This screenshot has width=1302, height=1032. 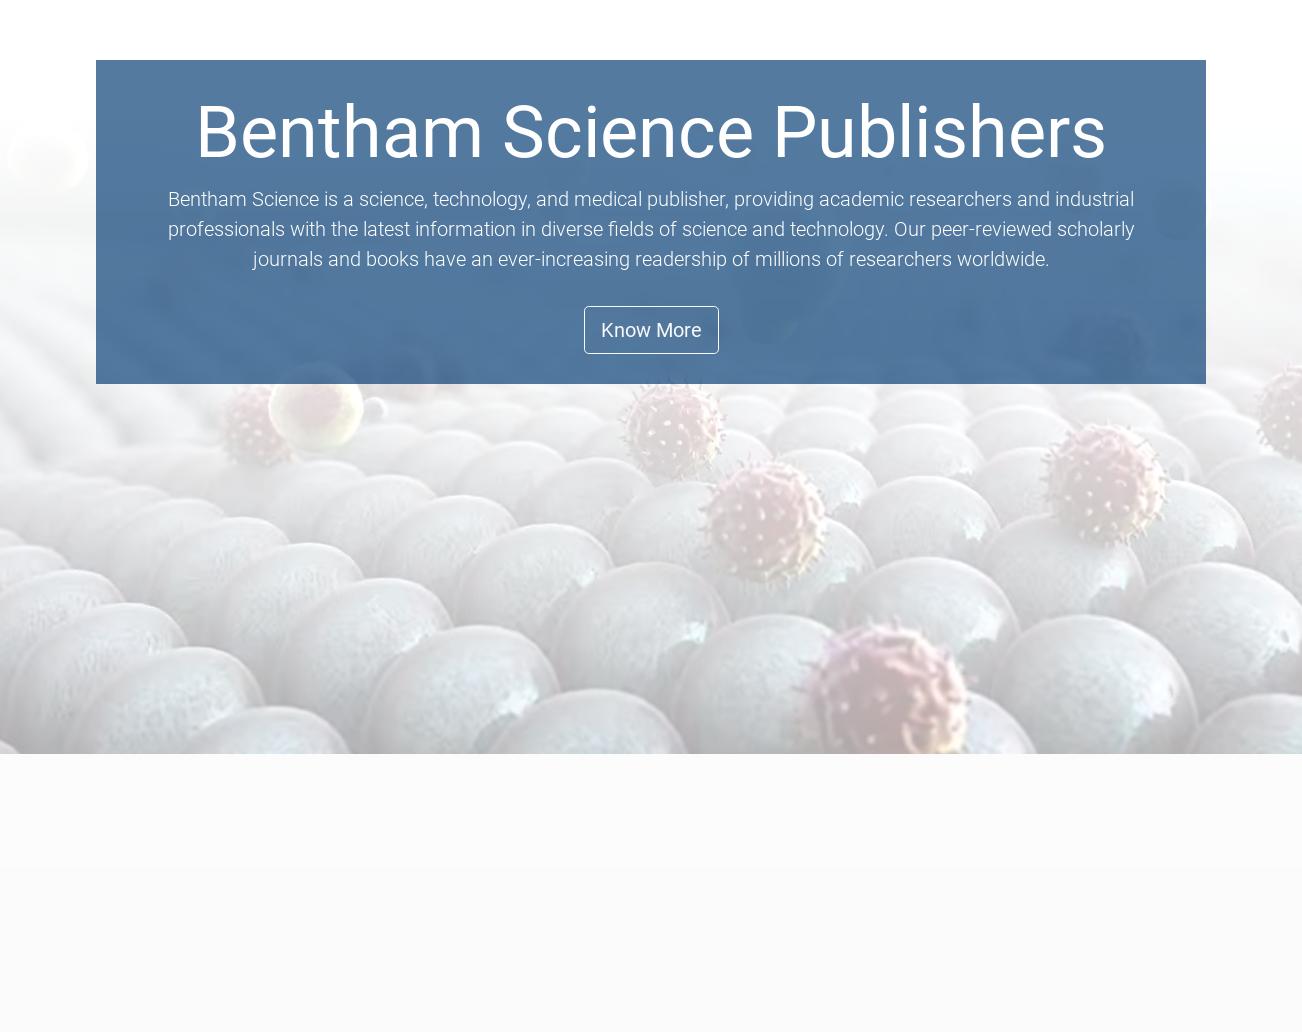 I want to click on 'Register', so click(x=1072, y=43).